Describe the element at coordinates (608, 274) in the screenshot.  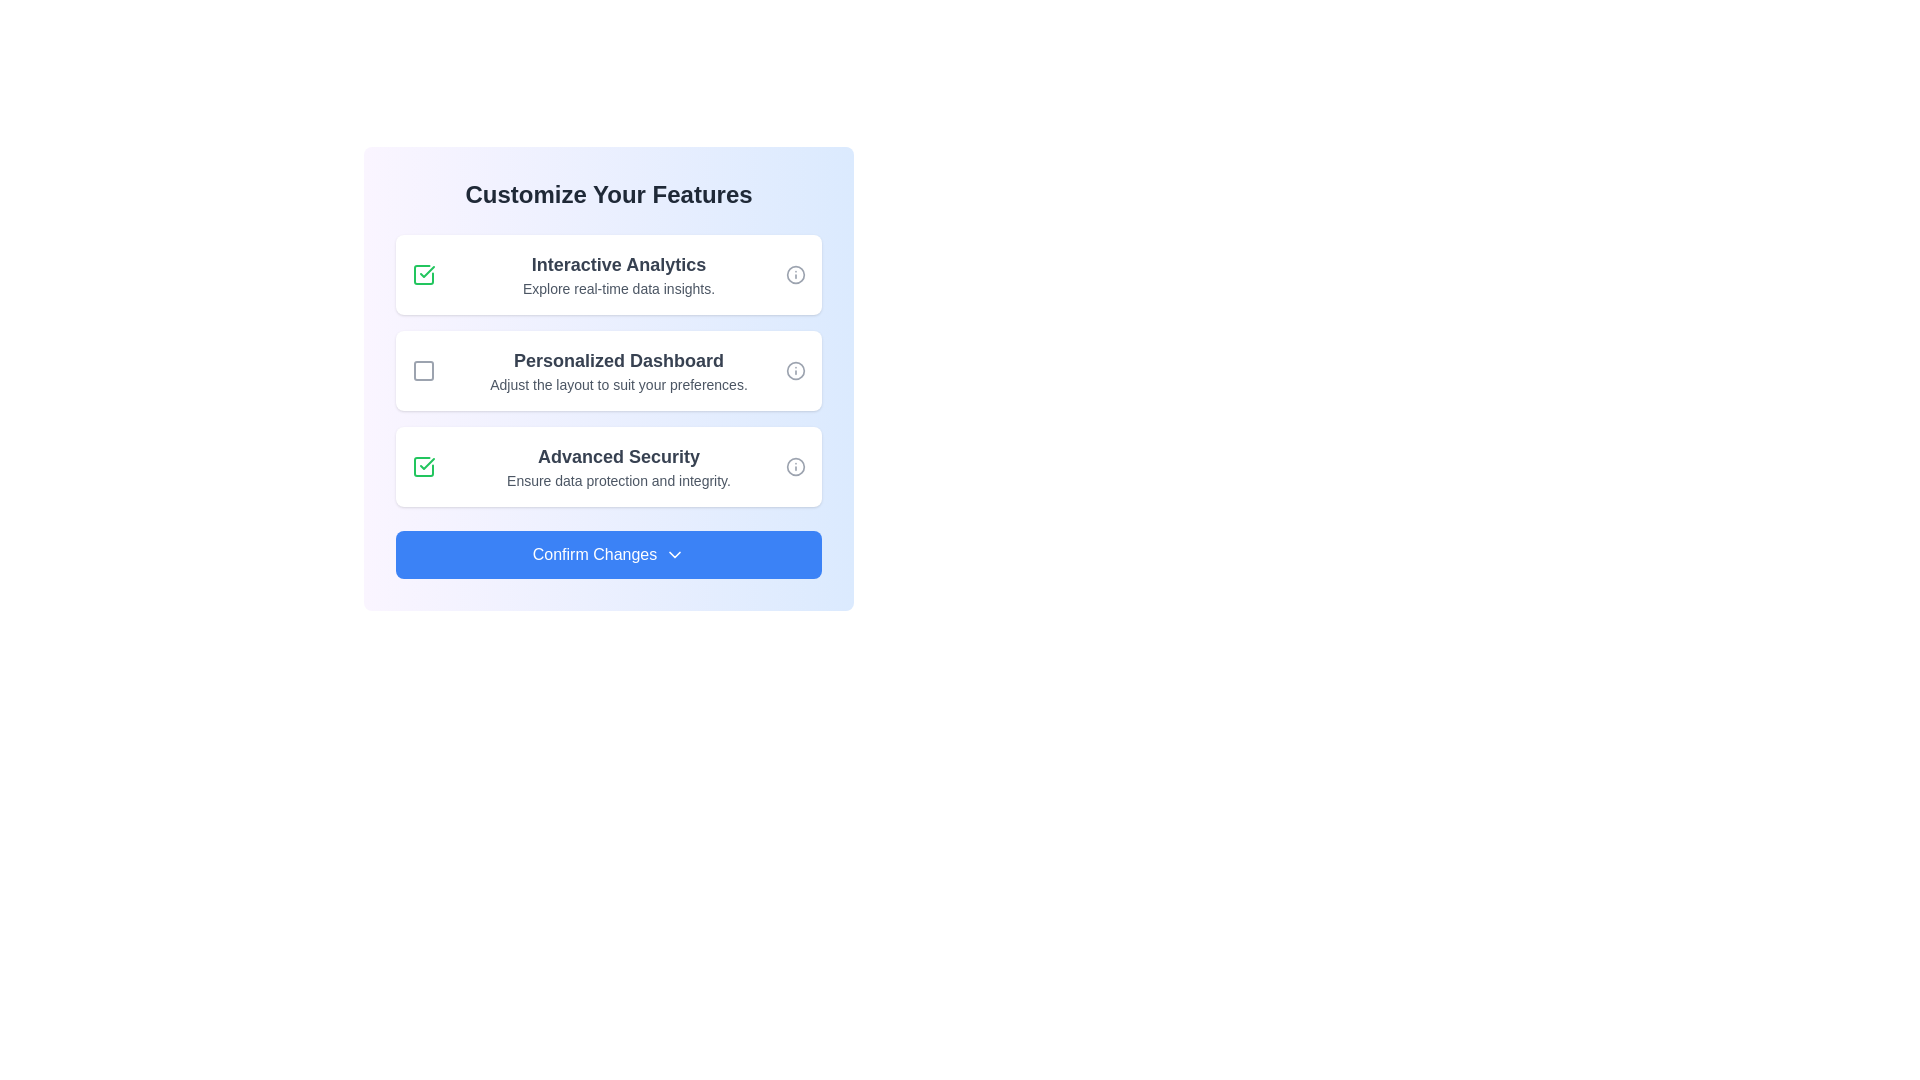
I see `the checkbox located on the left side of the 'Interactive Analytics' informational card, which is the topmost card in a vertical stack of three cards` at that location.